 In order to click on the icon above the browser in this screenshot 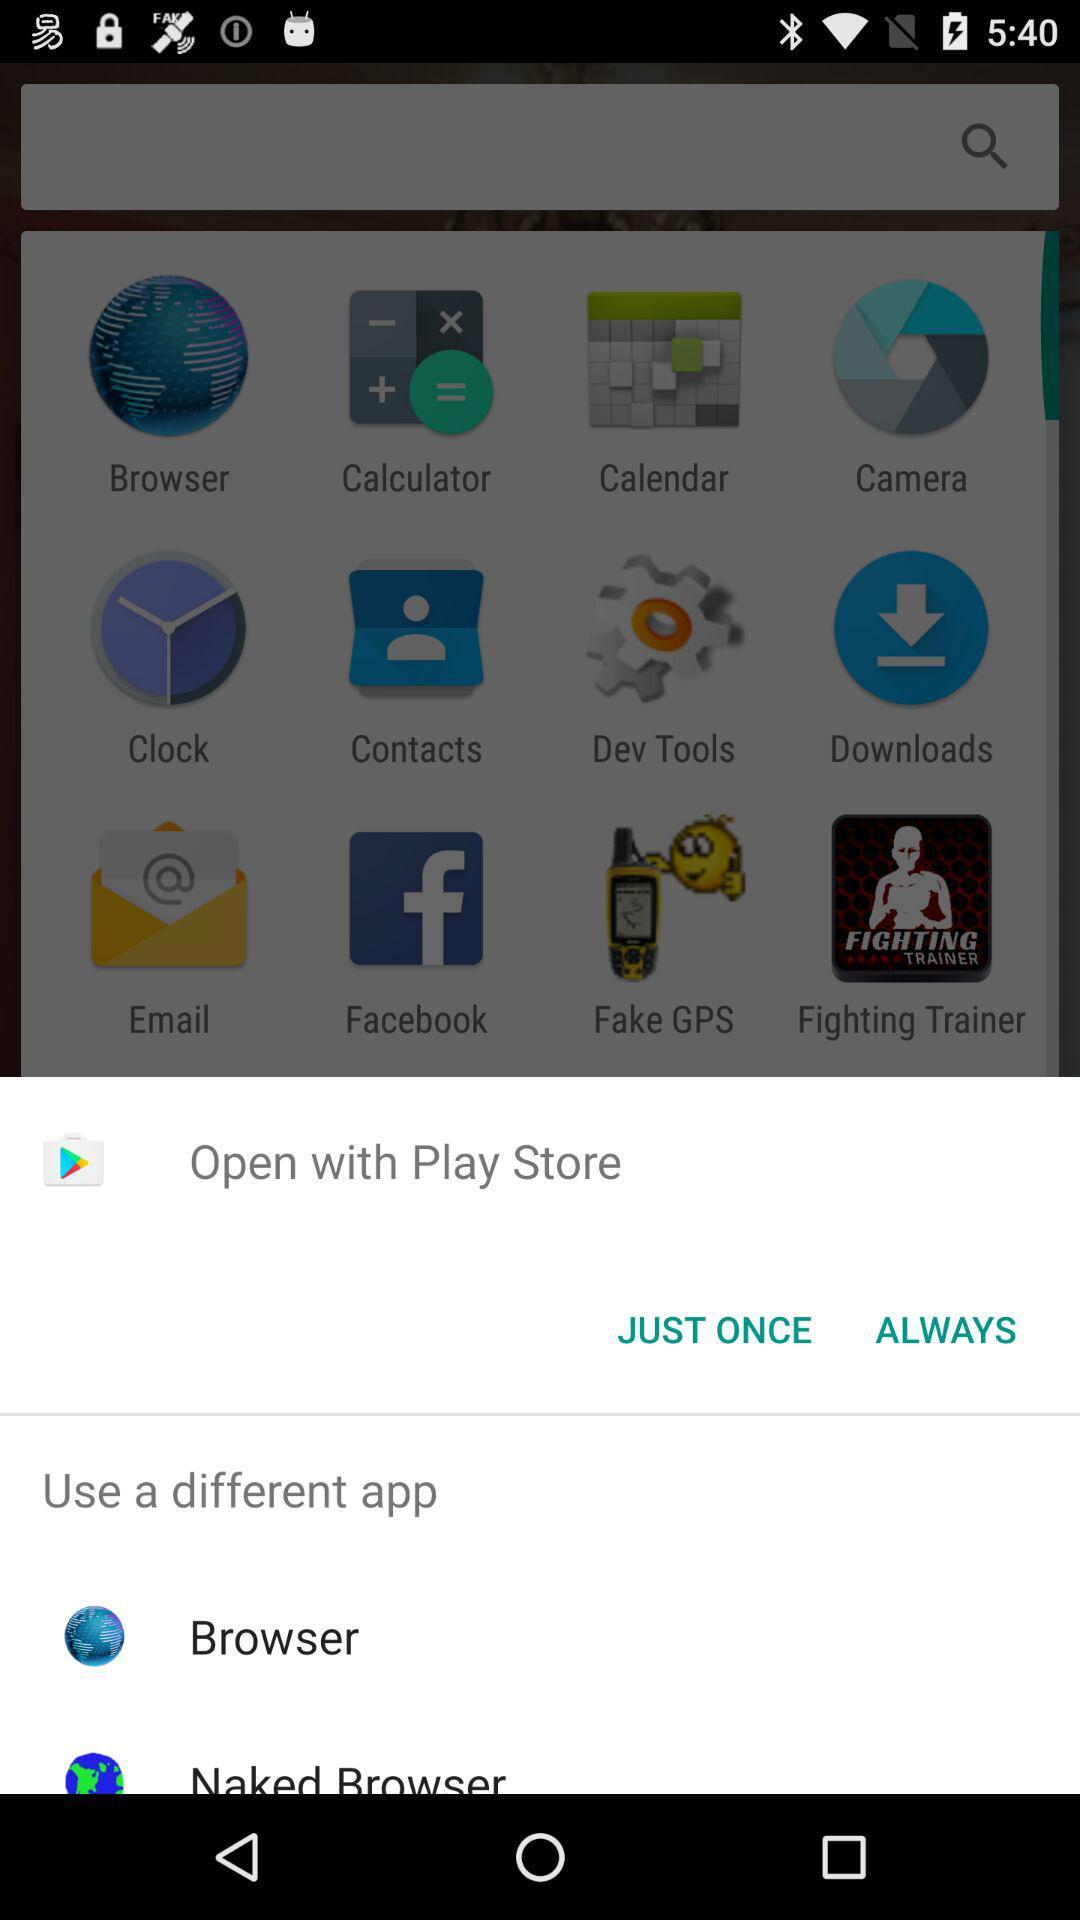, I will do `click(540, 1489)`.